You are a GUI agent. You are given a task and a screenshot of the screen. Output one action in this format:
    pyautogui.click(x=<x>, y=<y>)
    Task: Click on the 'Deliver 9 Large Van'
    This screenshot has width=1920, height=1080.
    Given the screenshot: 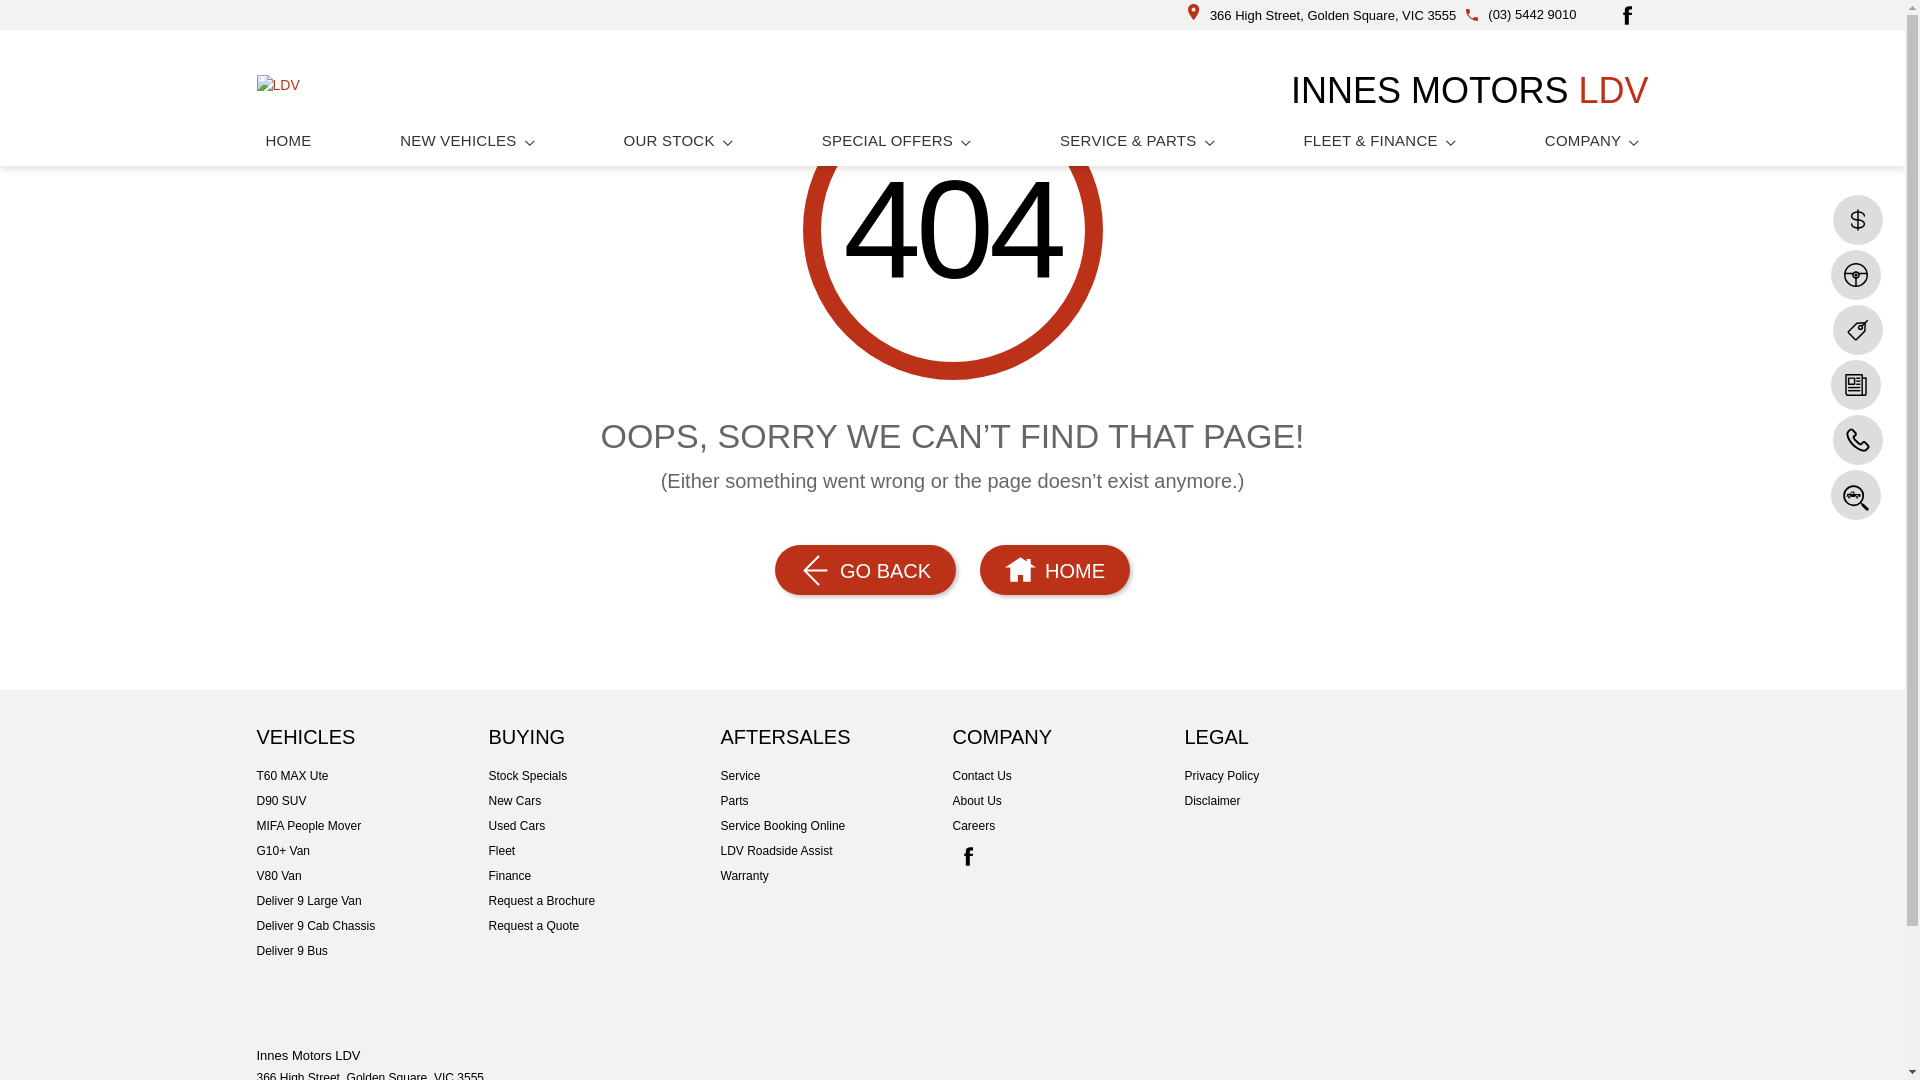 What is the action you would take?
    pyautogui.click(x=371, y=901)
    